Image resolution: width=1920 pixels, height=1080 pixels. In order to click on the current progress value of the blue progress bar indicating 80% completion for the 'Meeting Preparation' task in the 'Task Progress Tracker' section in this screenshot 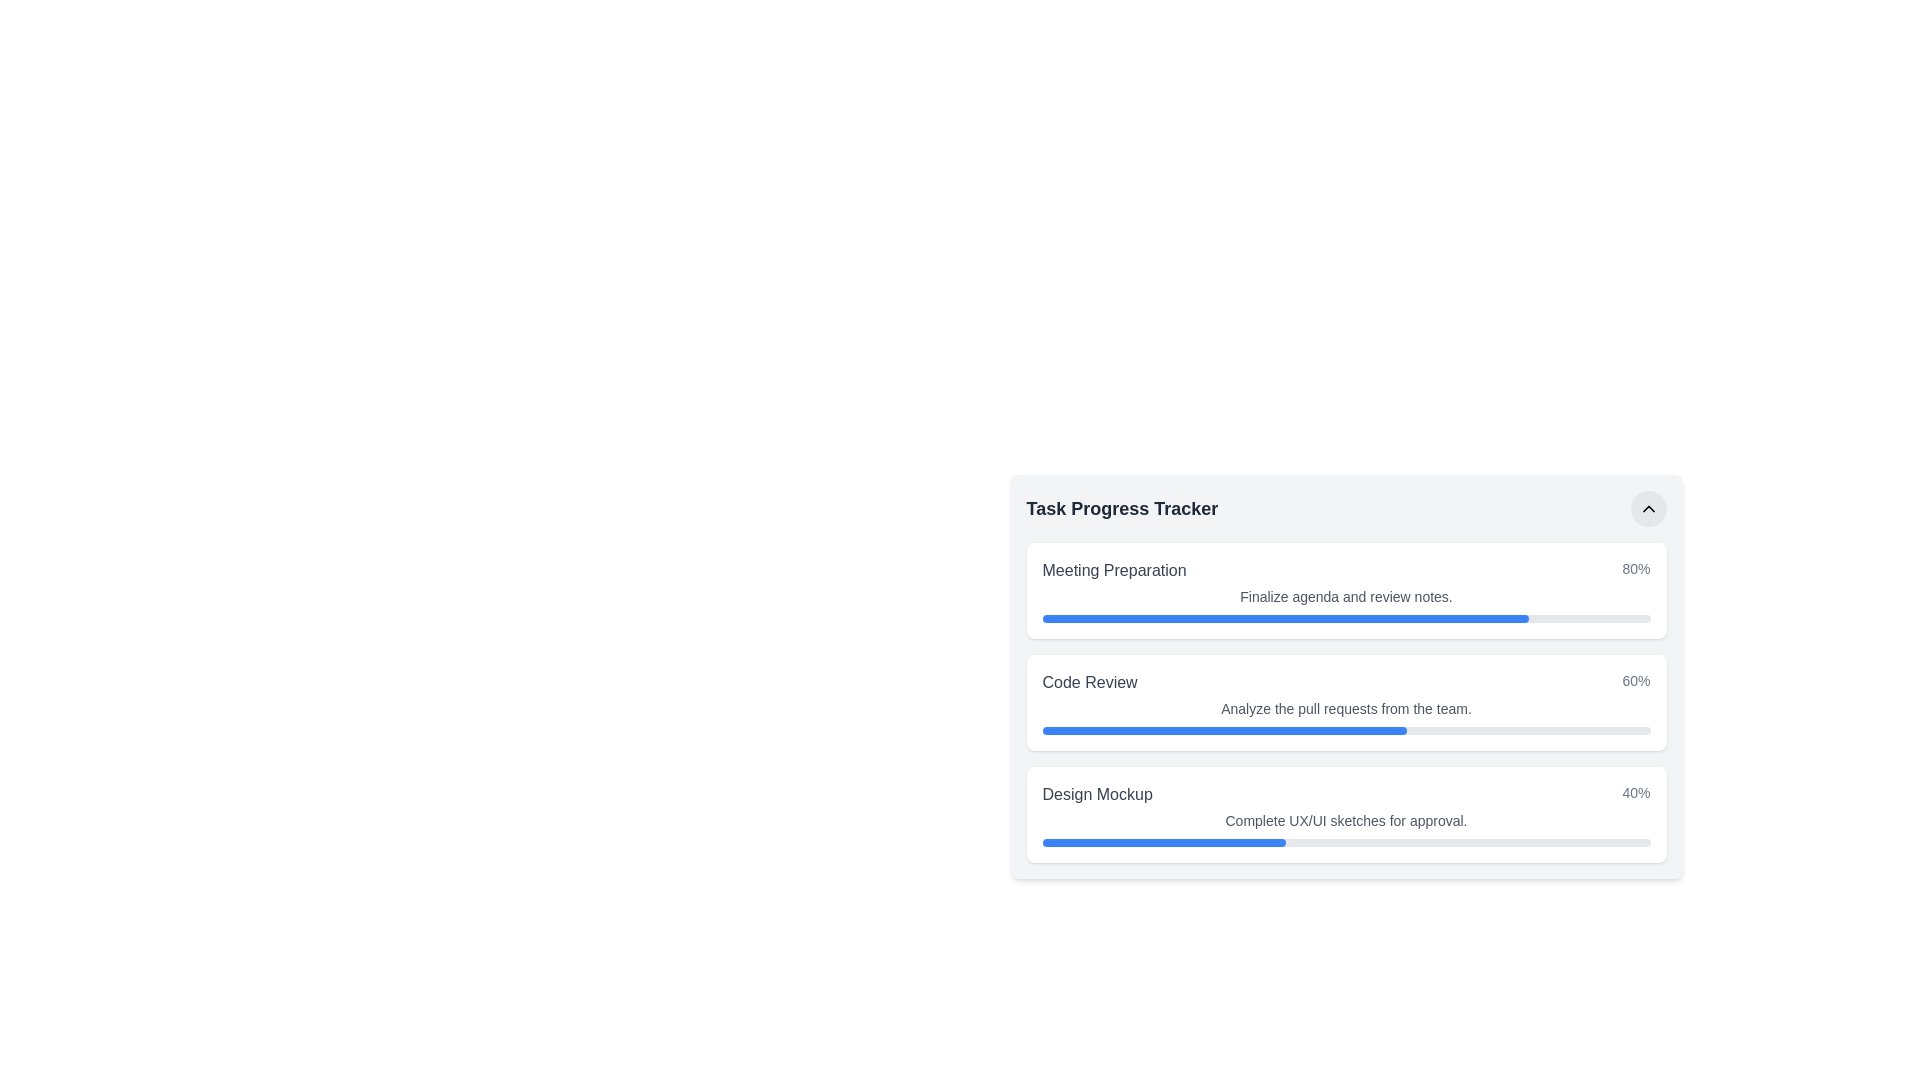, I will do `click(1285, 617)`.